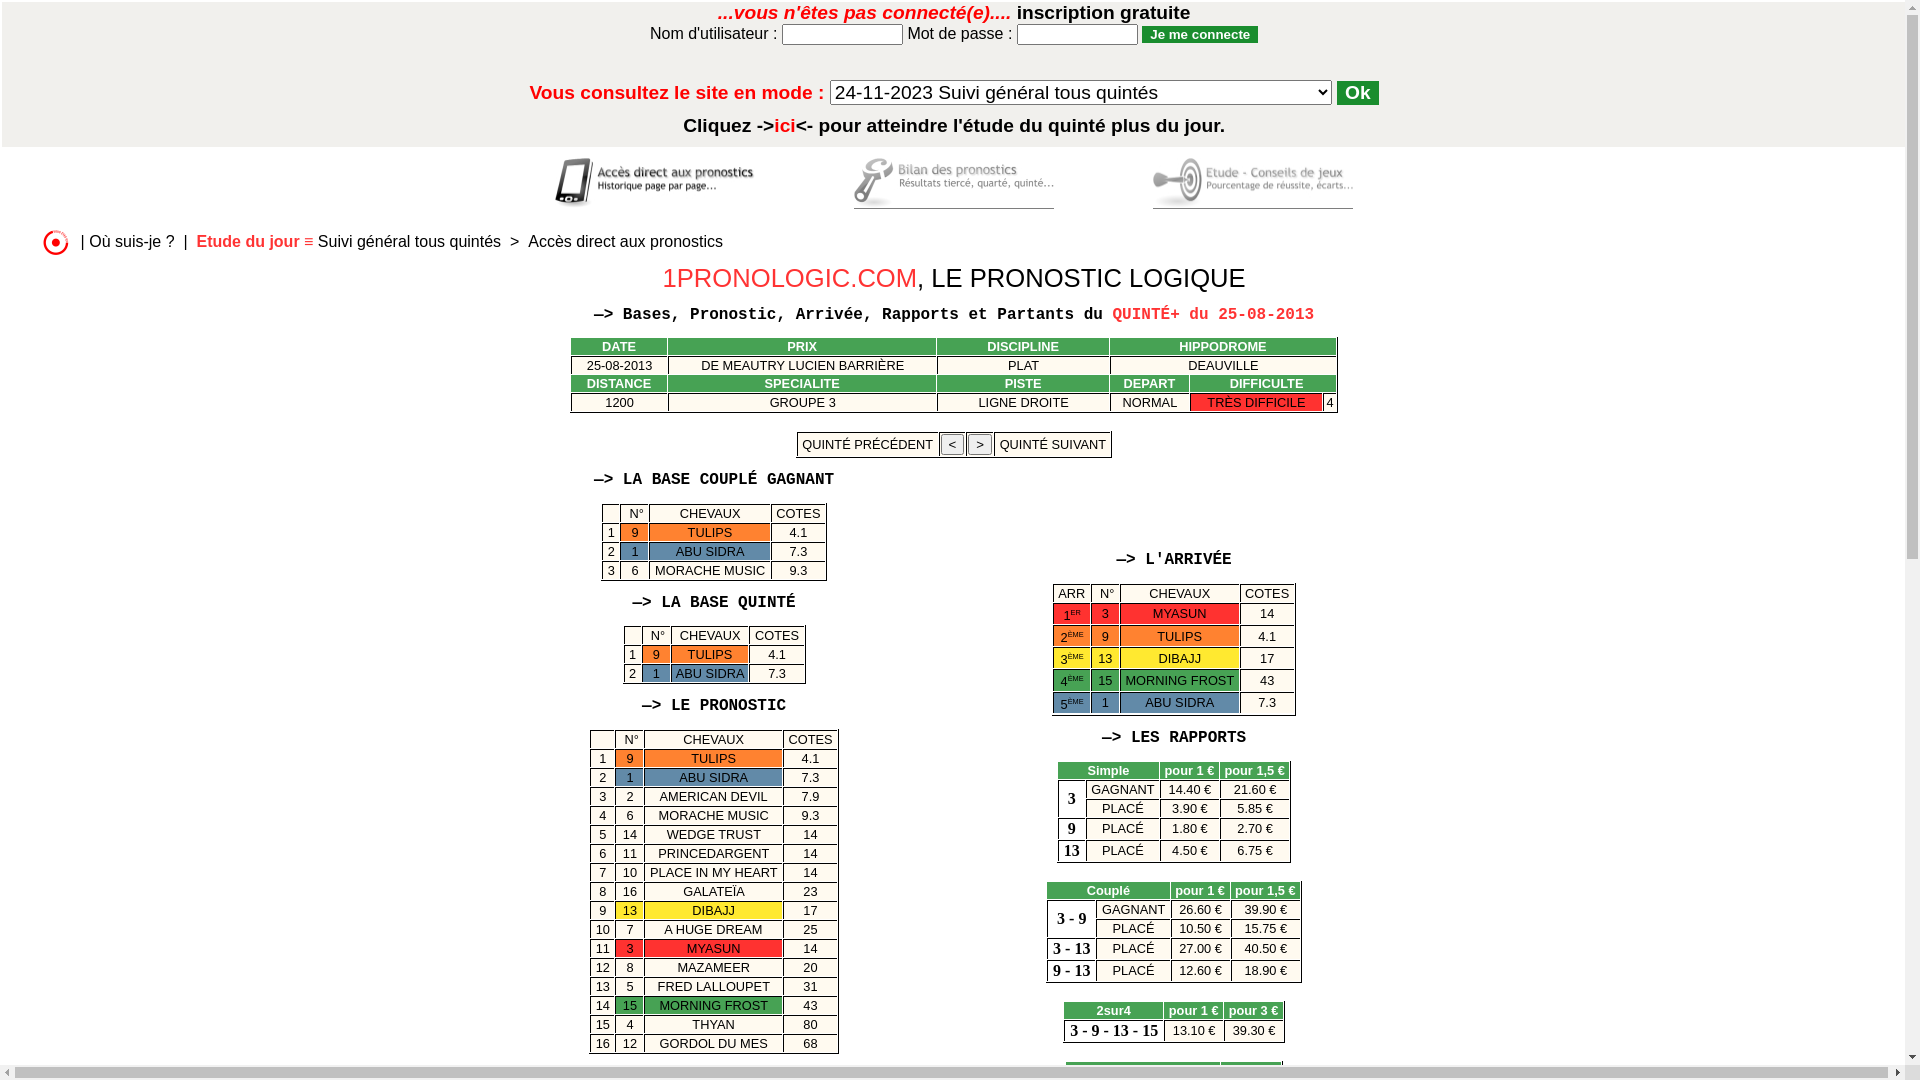 Image resolution: width=1920 pixels, height=1080 pixels. I want to click on 'inscription gratuite', so click(1103, 12).